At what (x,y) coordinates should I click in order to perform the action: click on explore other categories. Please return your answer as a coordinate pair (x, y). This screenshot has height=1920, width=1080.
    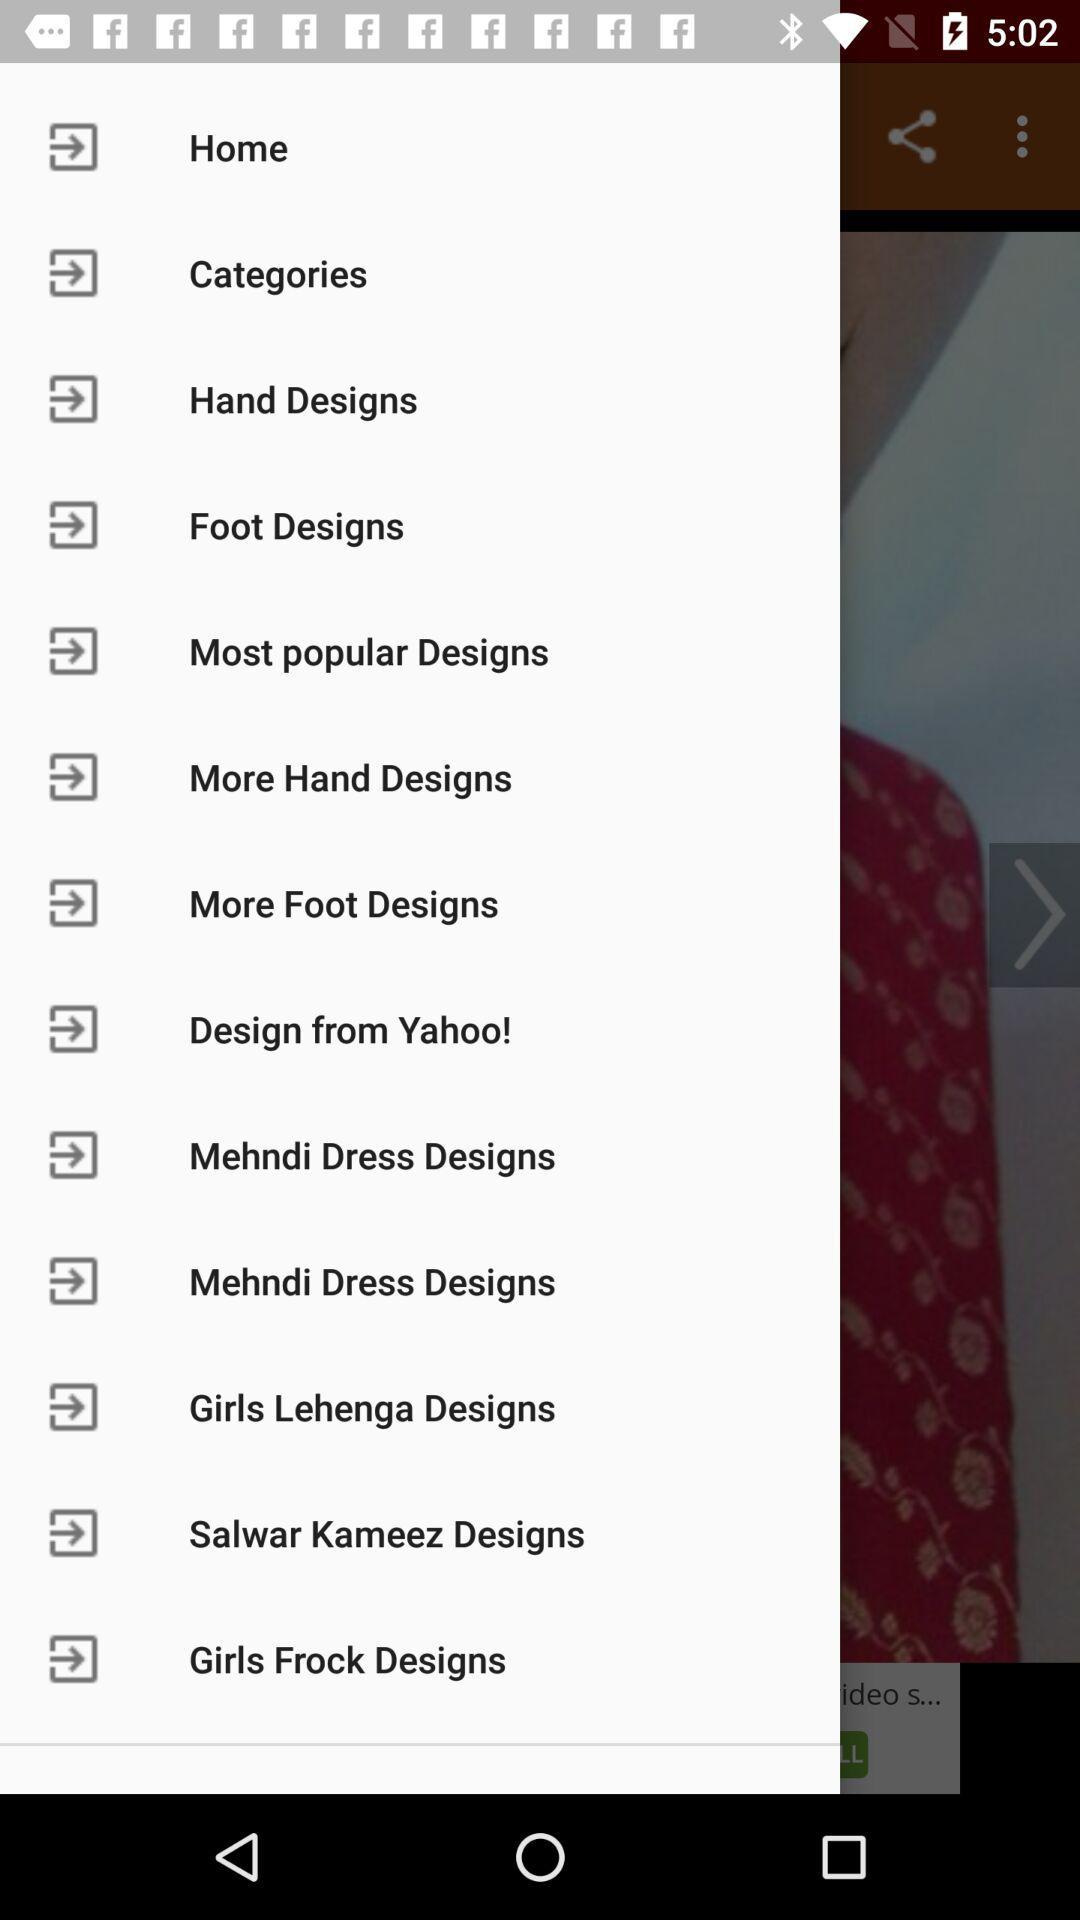
    Looking at the image, I should click on (540, 935).